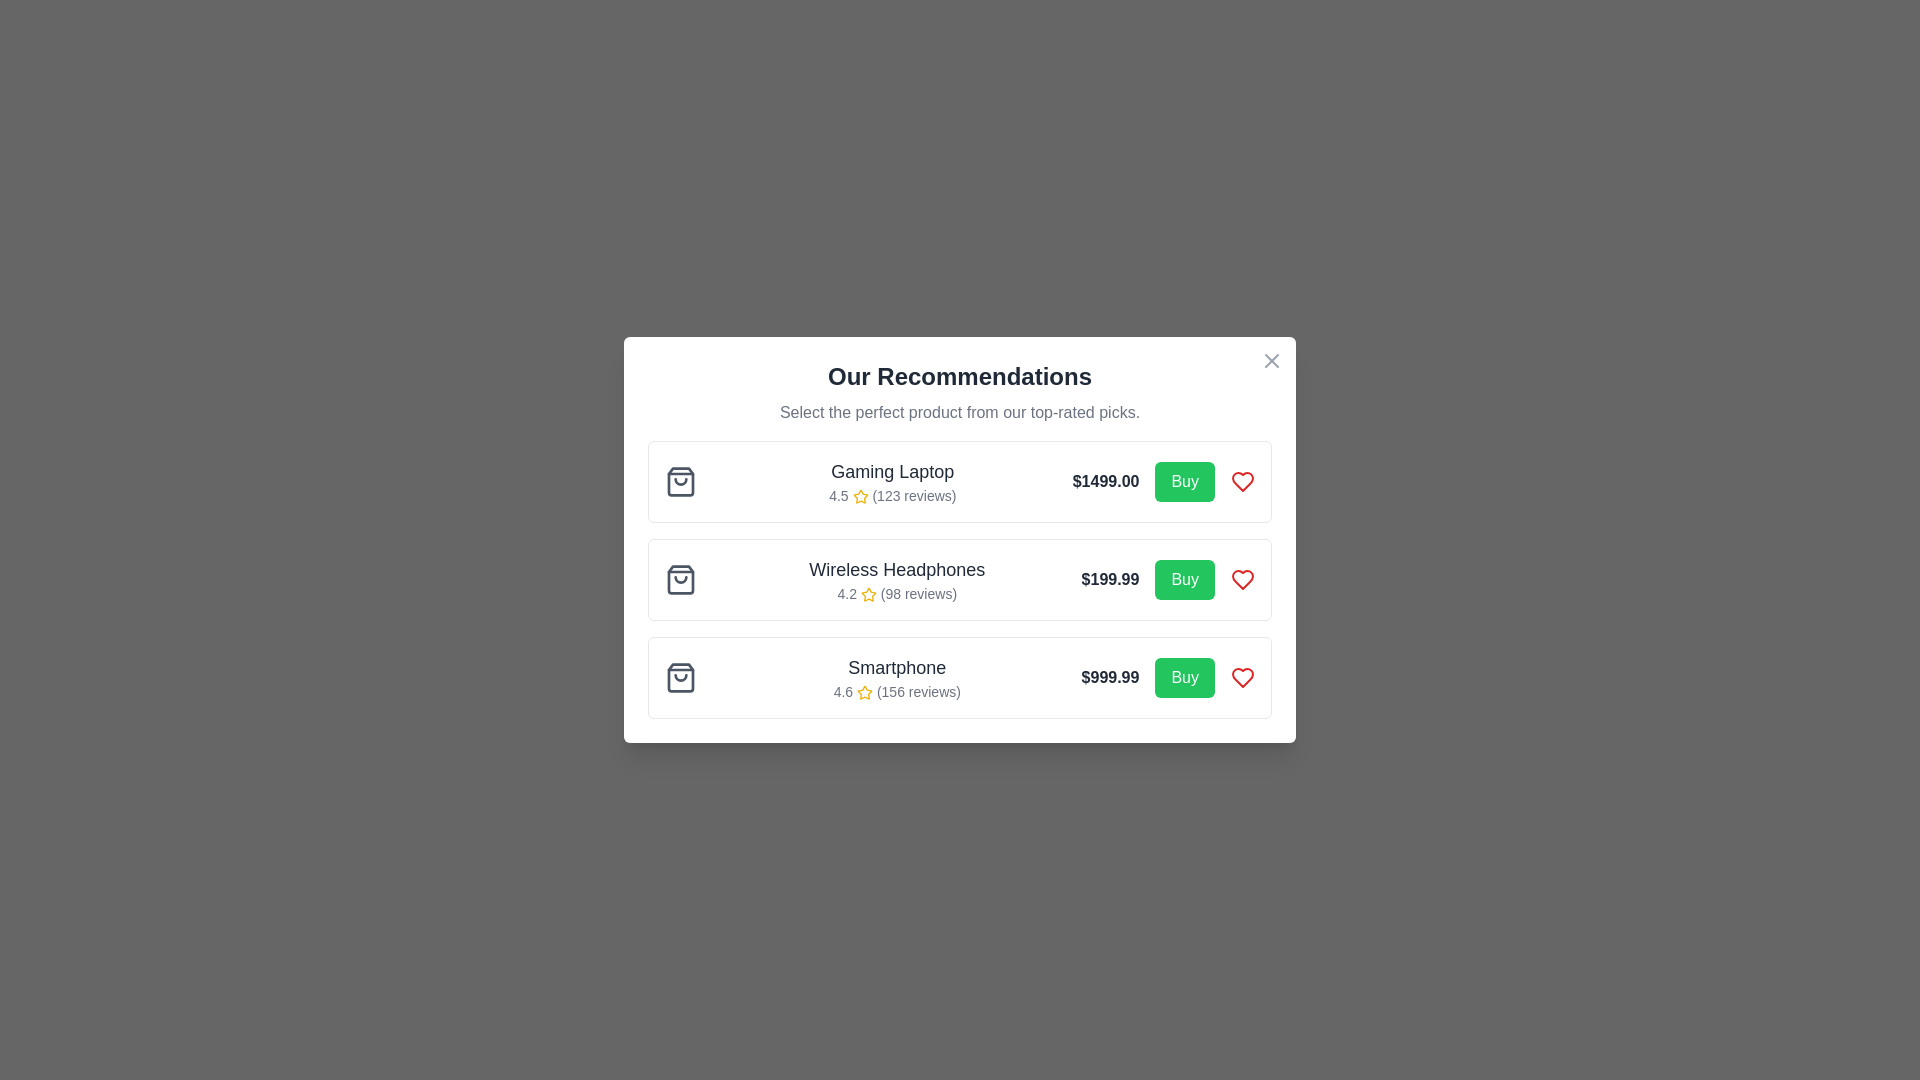  What do you see at coordinates (681, 677) in the screenshot?
I see `the non-interactive shopping icon located as the leftmost icon in the third item of the product list for the product titled 'Smartphone'` at bounding box center [681, 677].